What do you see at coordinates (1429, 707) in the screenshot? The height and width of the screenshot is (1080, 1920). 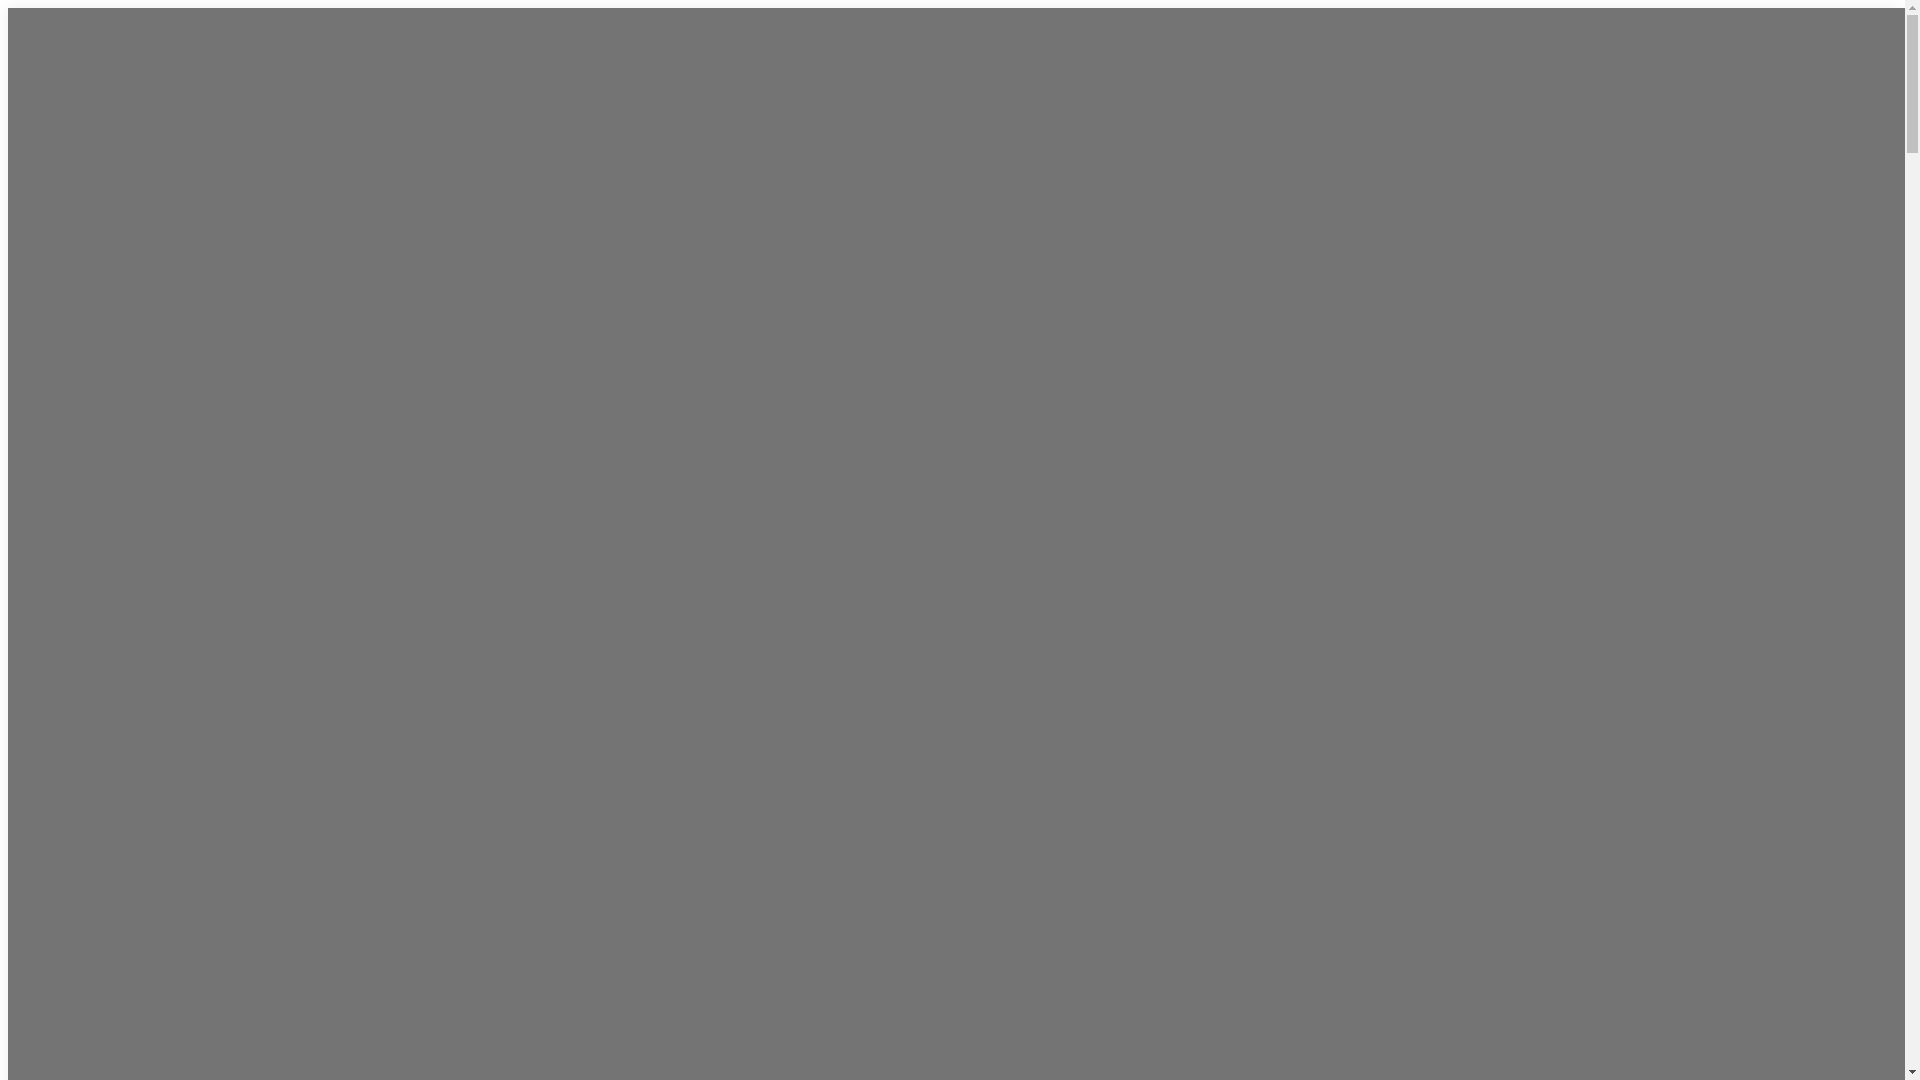 I see `'Go!'` at bounding box center [1429, 707].